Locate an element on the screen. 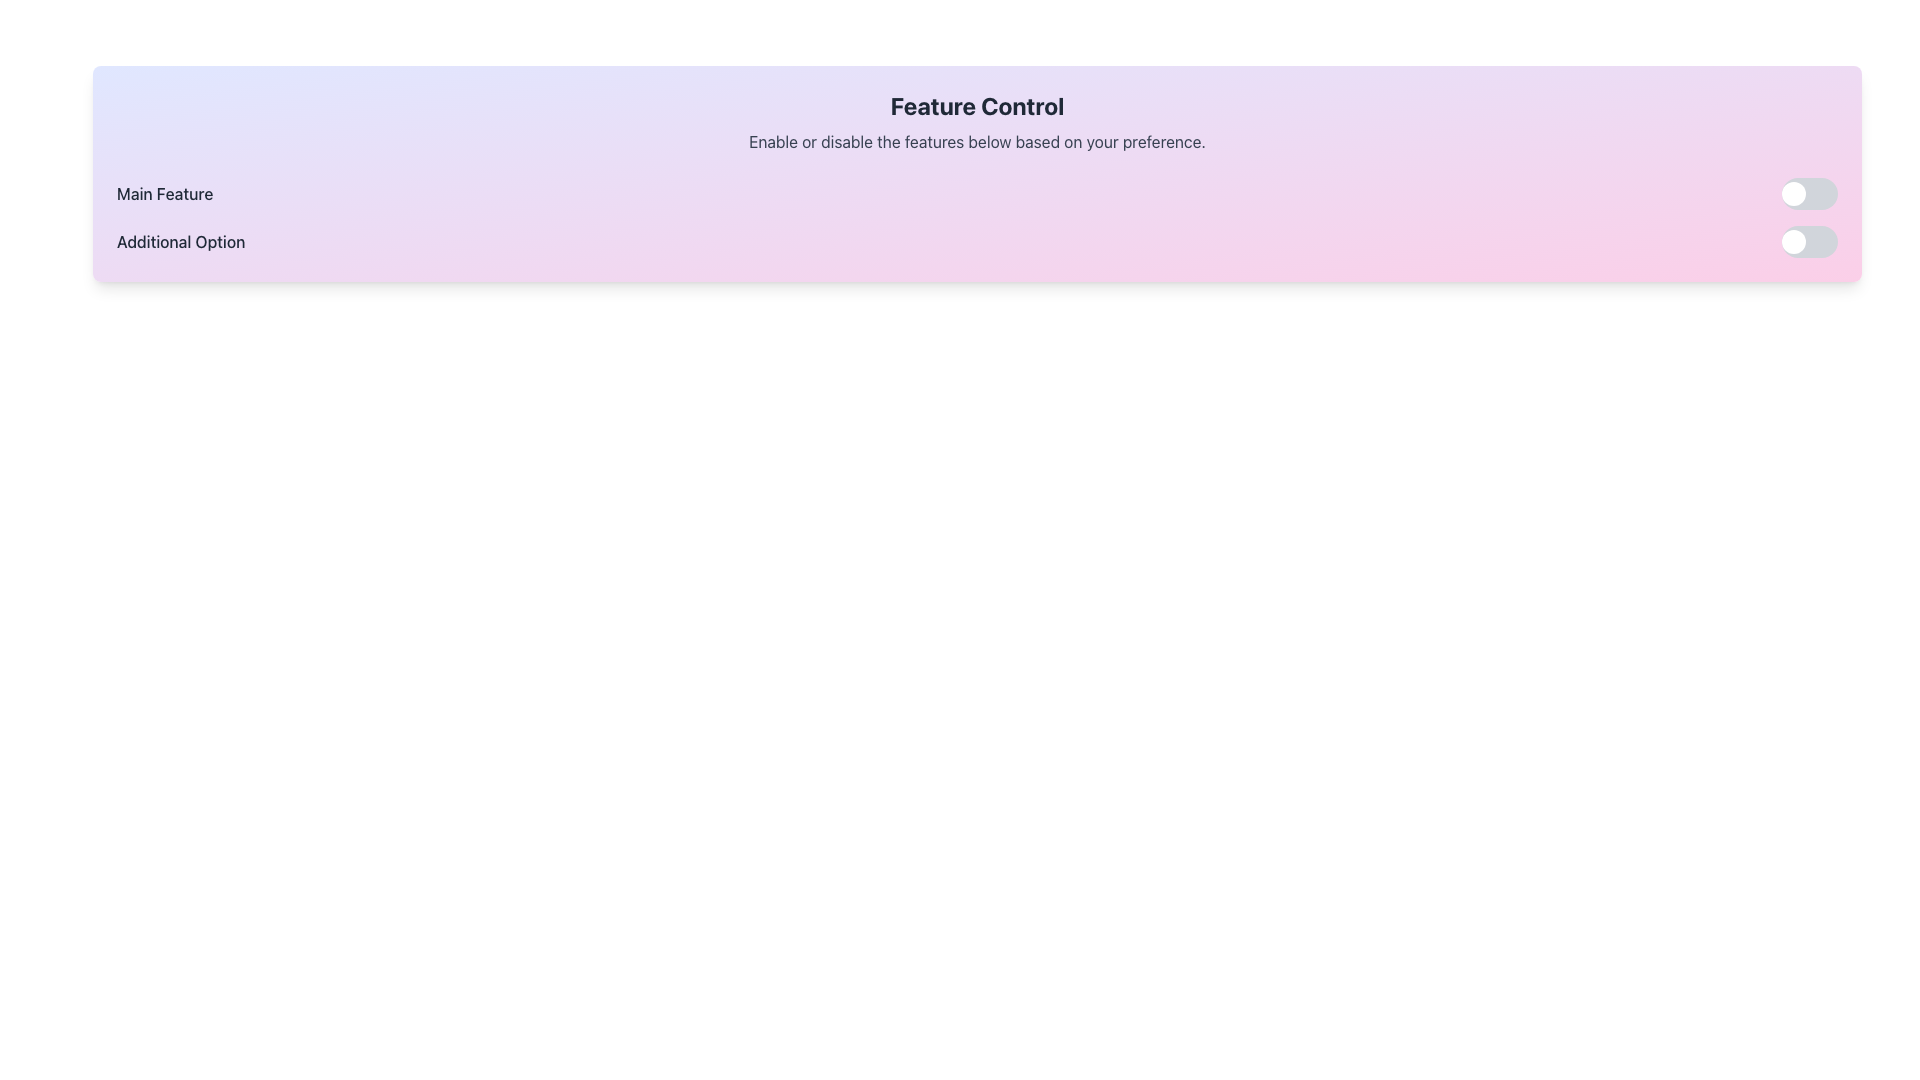 The height and width of the screenshot is (1080, 1920). the static text stating 'Enable or disable the features below based on your preference', which is positioned below the heading 'Feature Control' is located at coordinates (977, 141).